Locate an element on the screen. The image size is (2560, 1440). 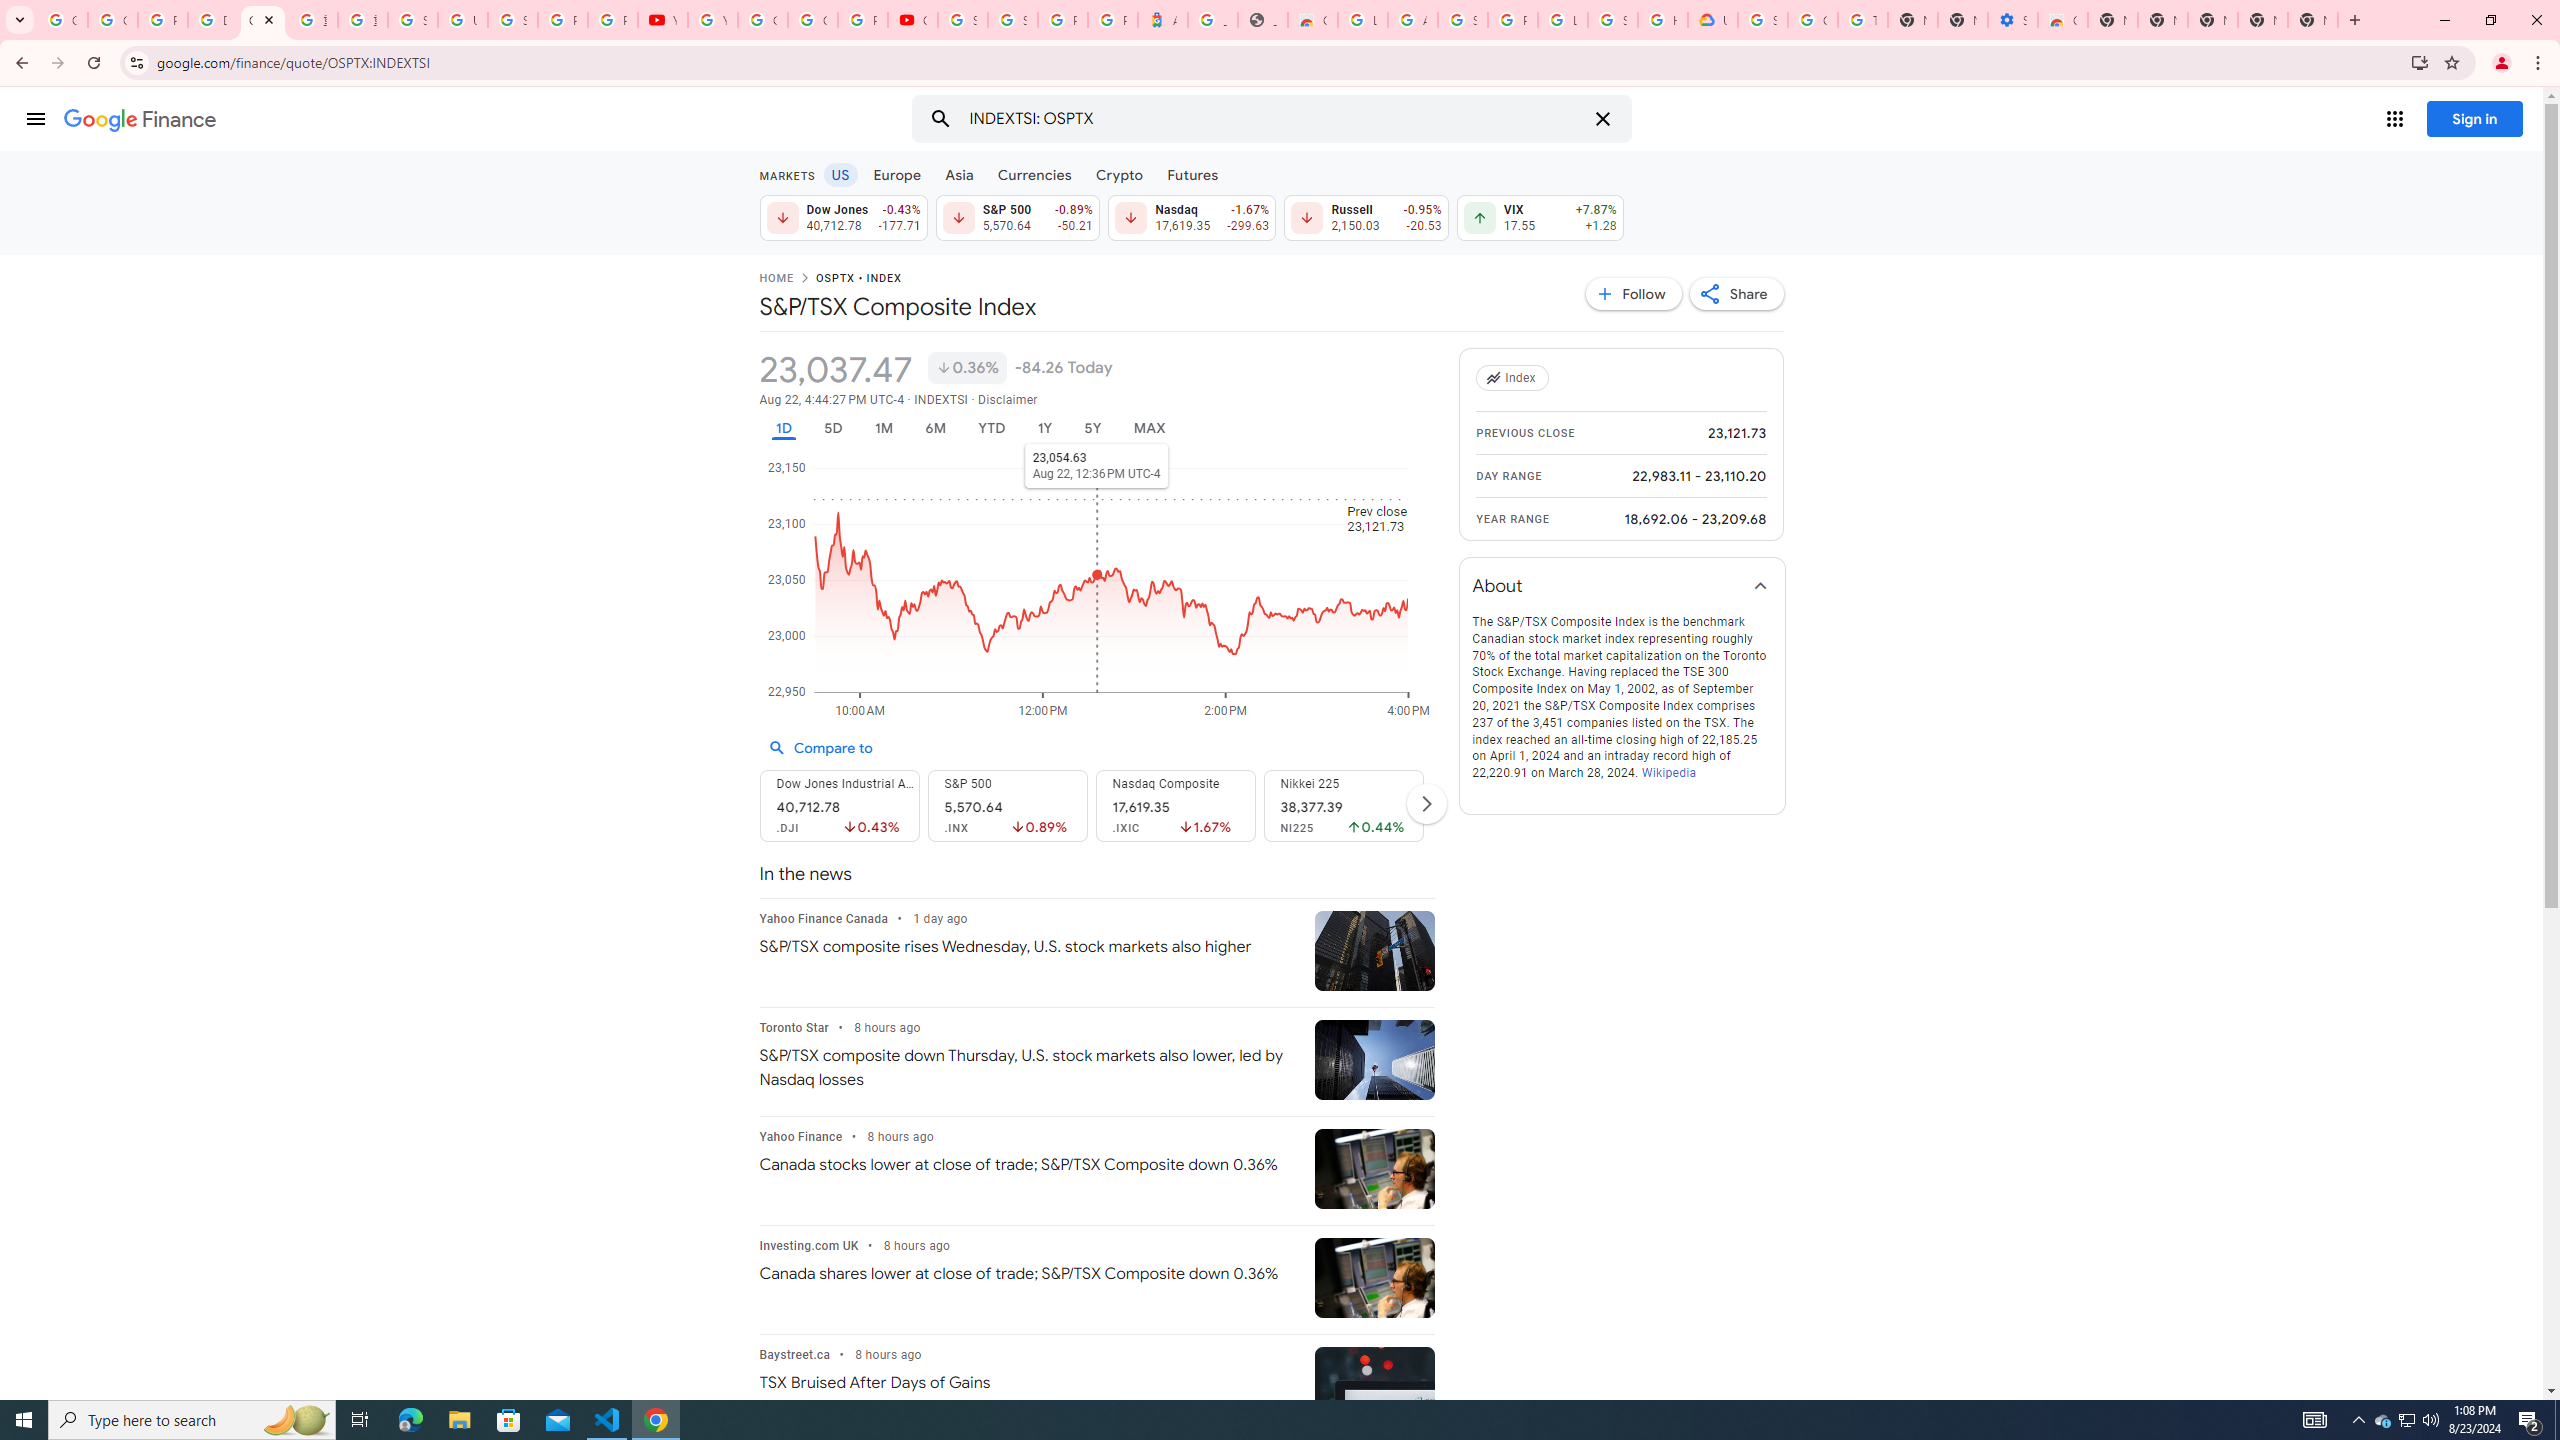
'Privacy Checkup' is located at coordinates (612, 19).